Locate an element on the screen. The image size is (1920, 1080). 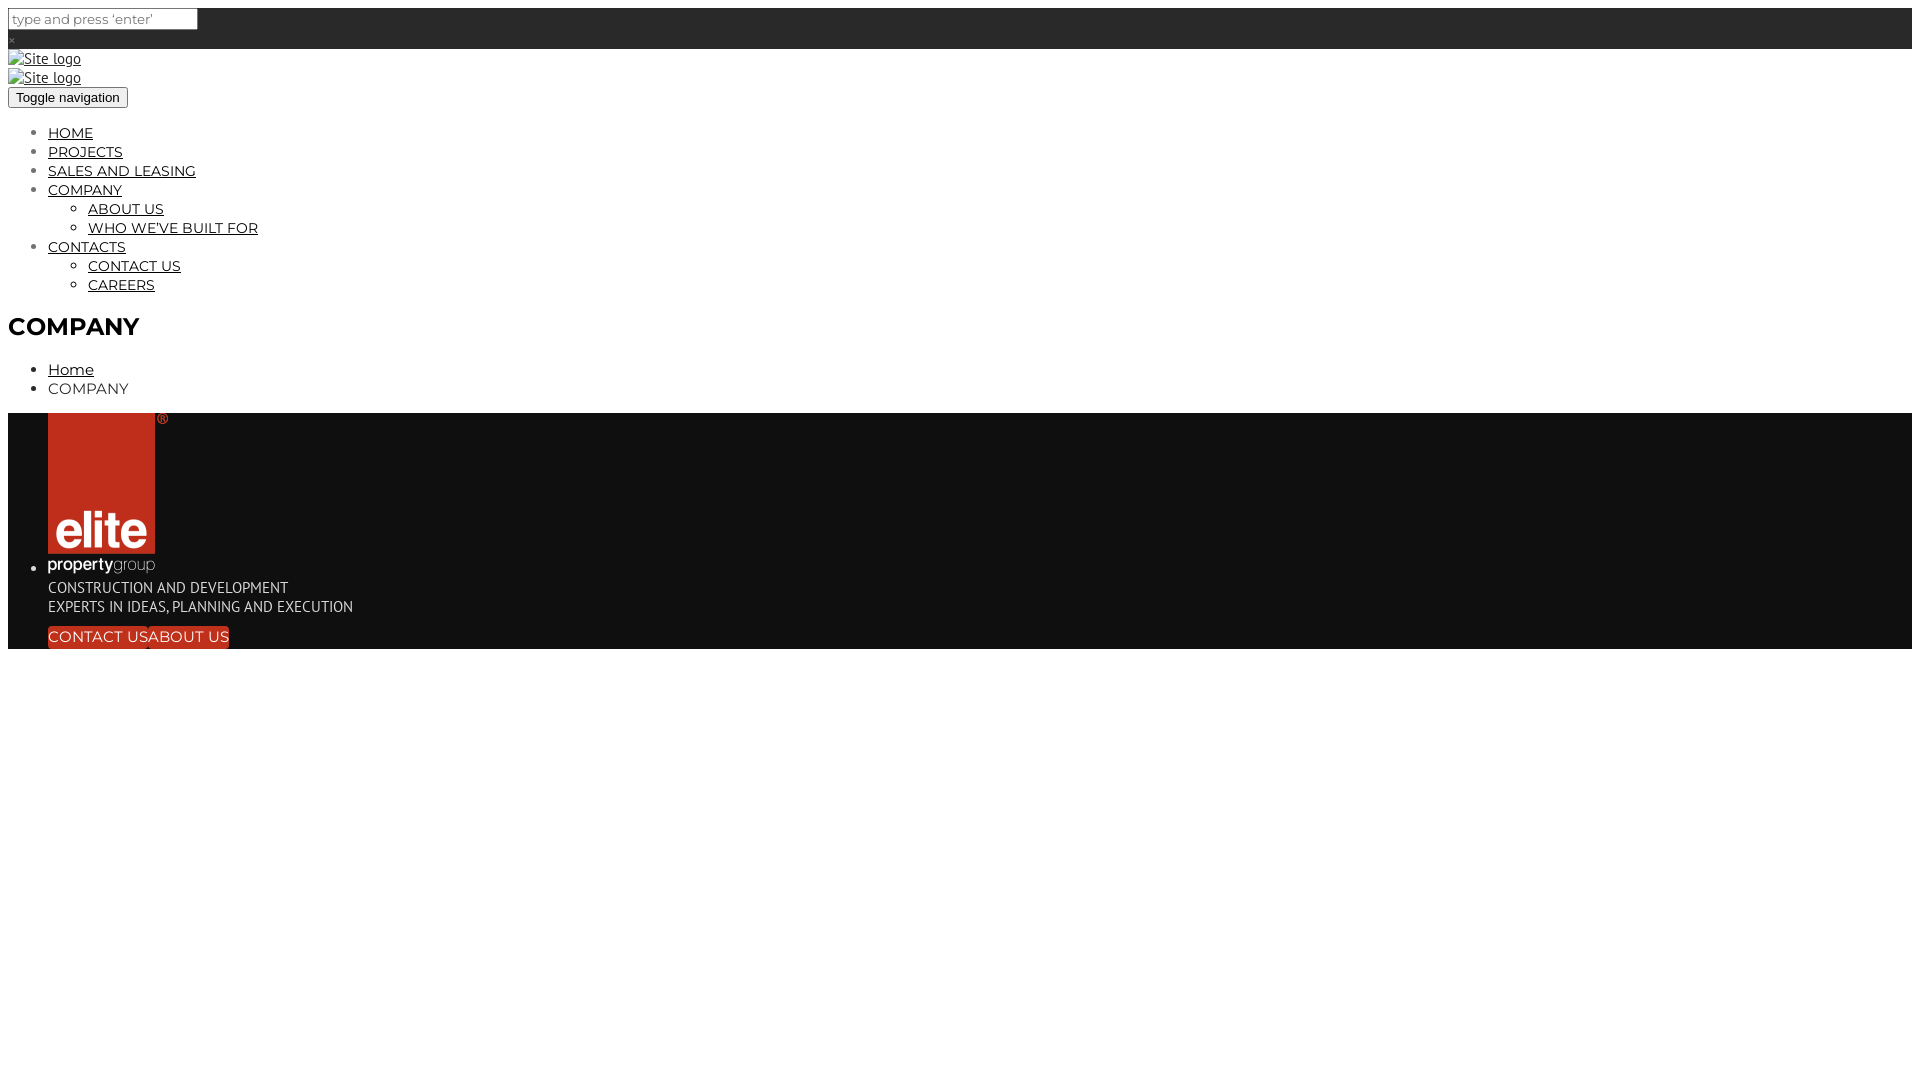
'ABOUT US' is located at coordinates (124, 208).